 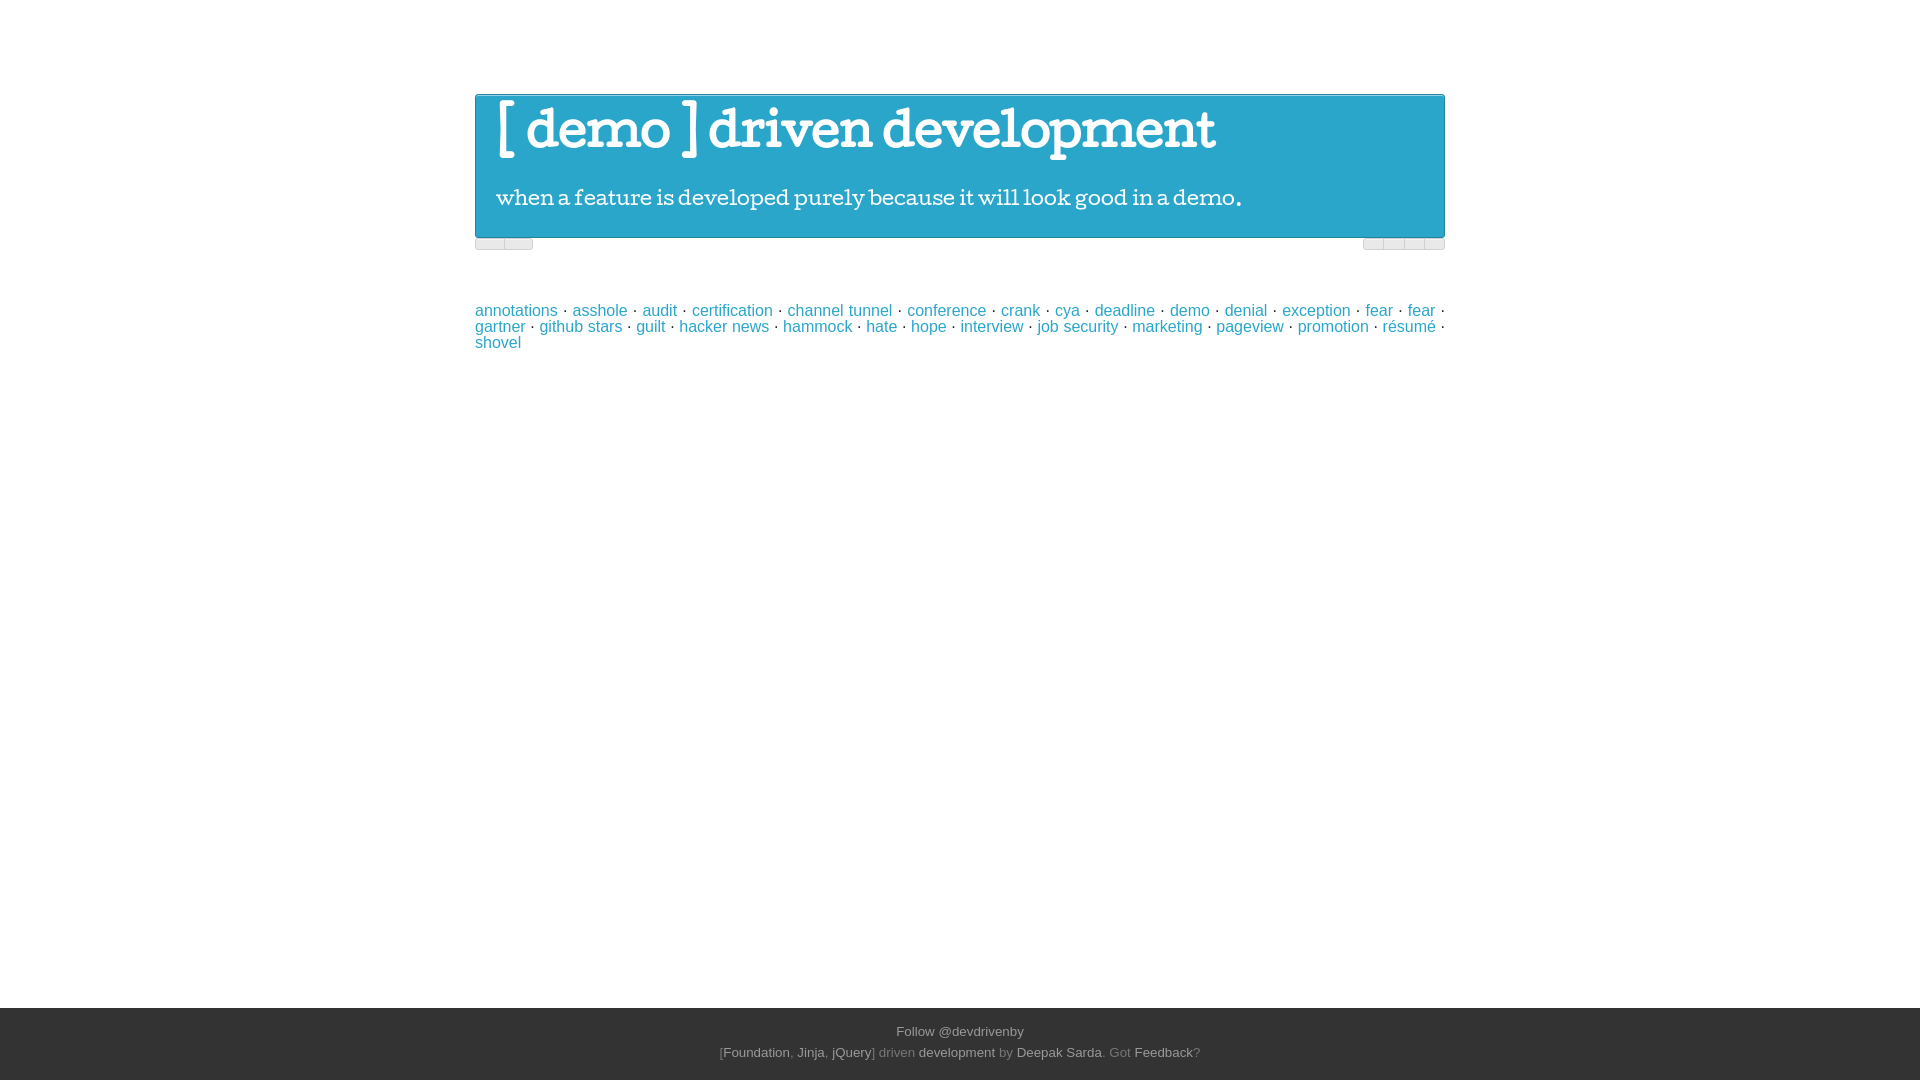 I want to click on 'source', so click(x=1392, y=242).